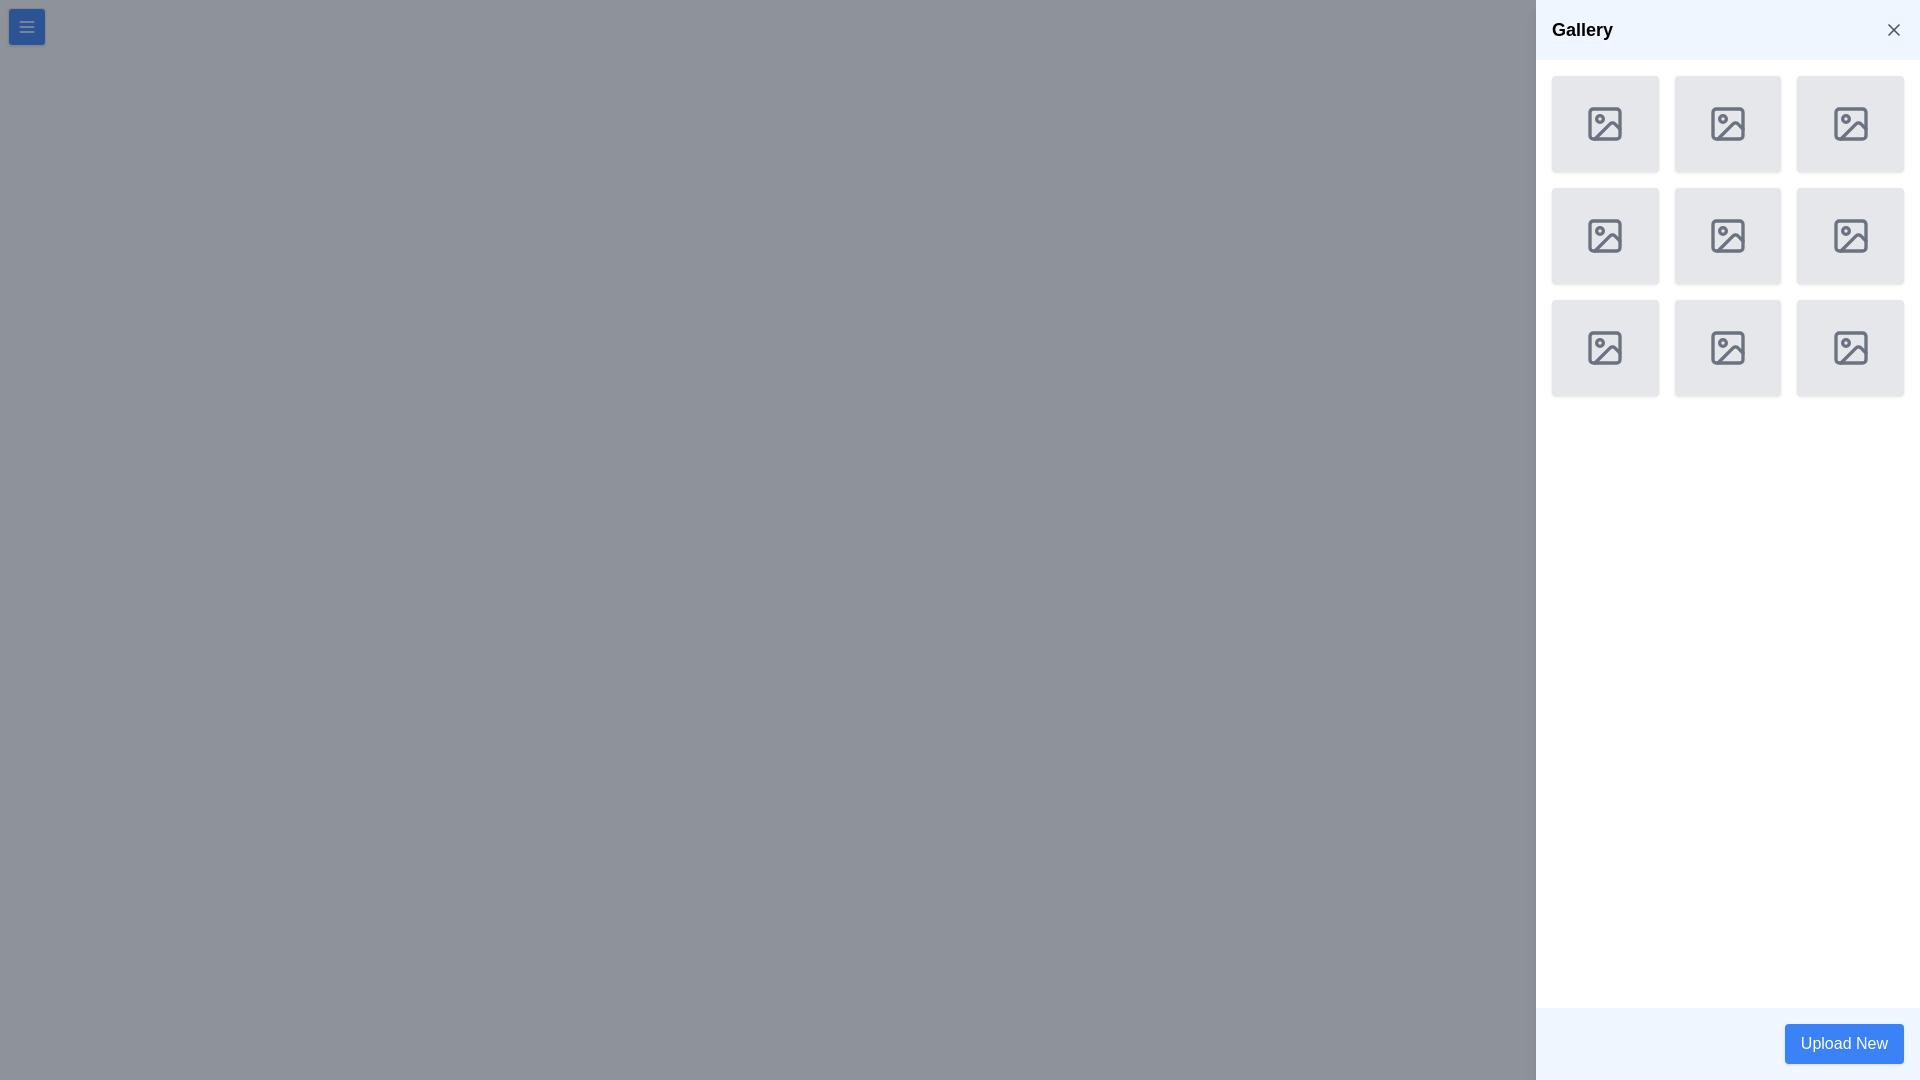  What do you see at coordinates (1893, 30) in the screenshot?
I see `the 'X' close icon in the upper-right corner of the 'Gallery' banner to change its color` at bounding box center [1893, 30].